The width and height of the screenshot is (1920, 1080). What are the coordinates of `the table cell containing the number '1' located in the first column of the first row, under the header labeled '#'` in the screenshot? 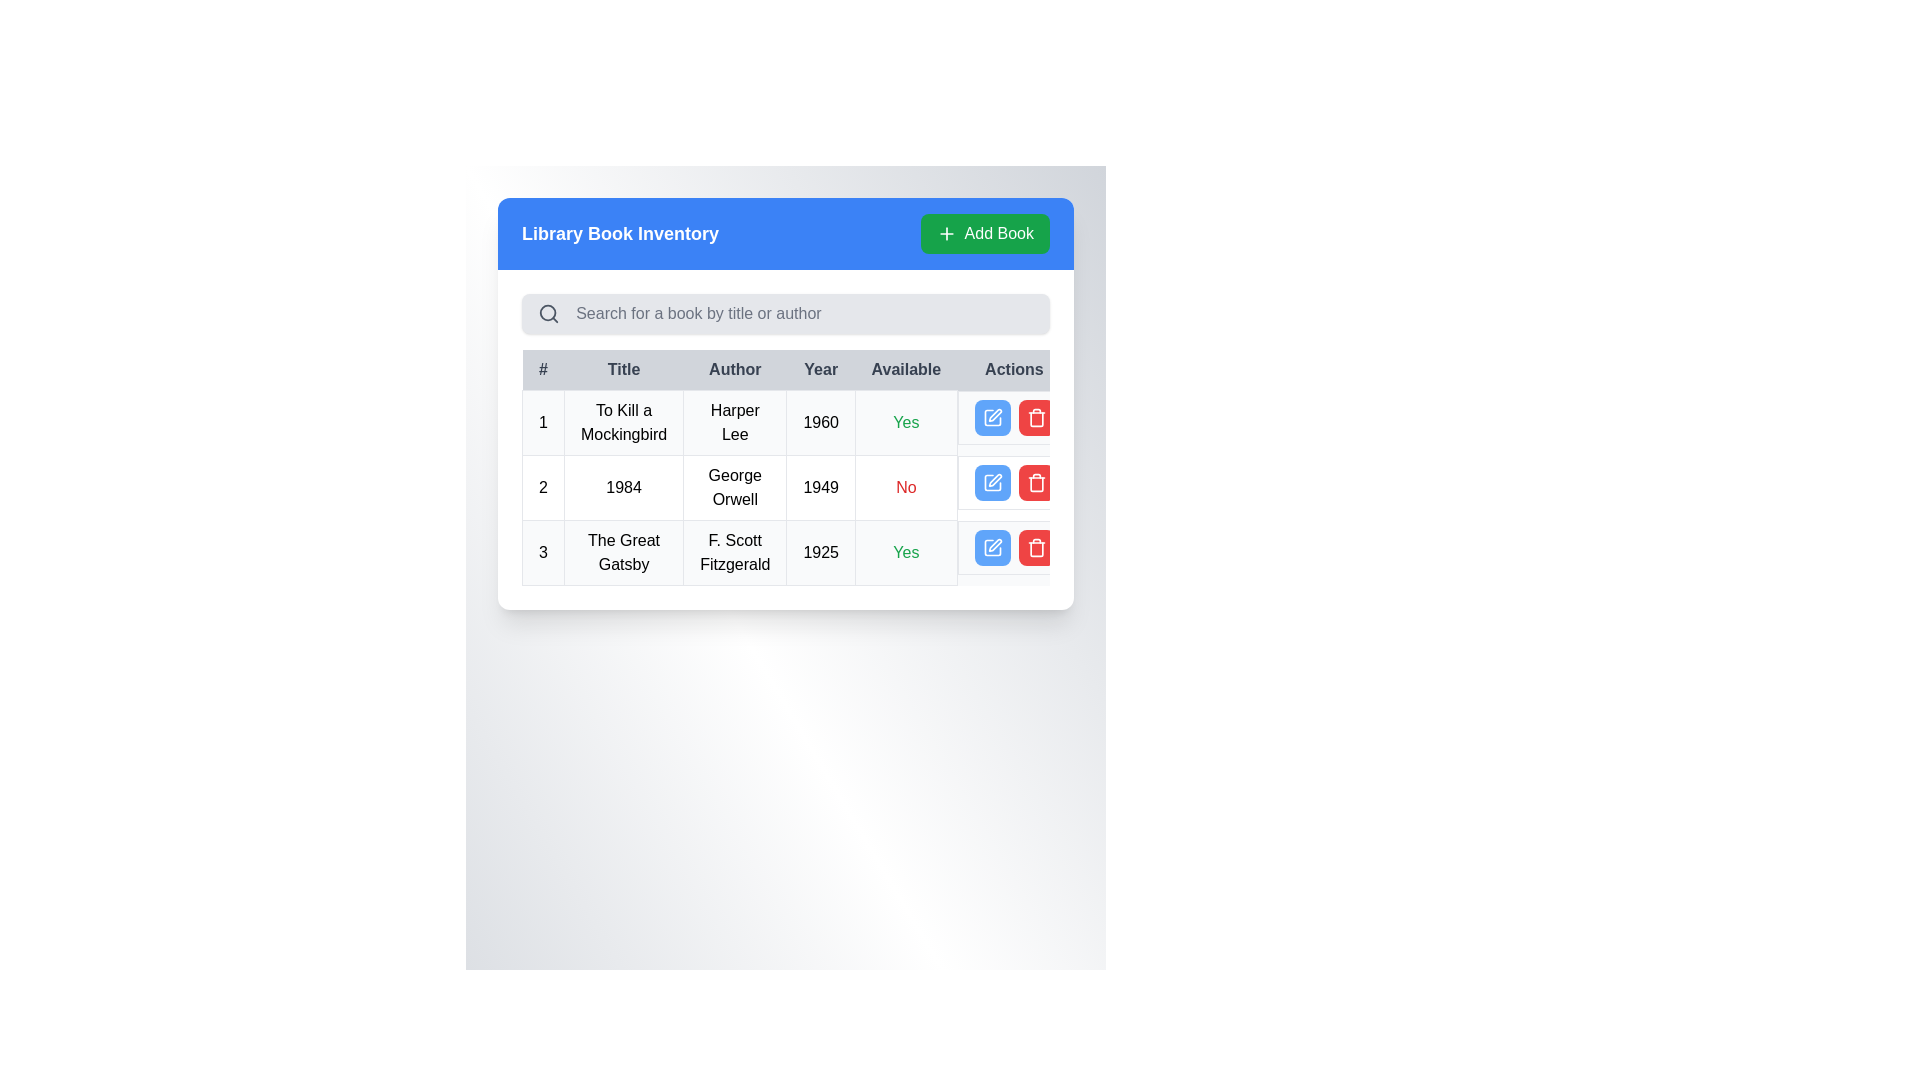 It's located at (543, 422).